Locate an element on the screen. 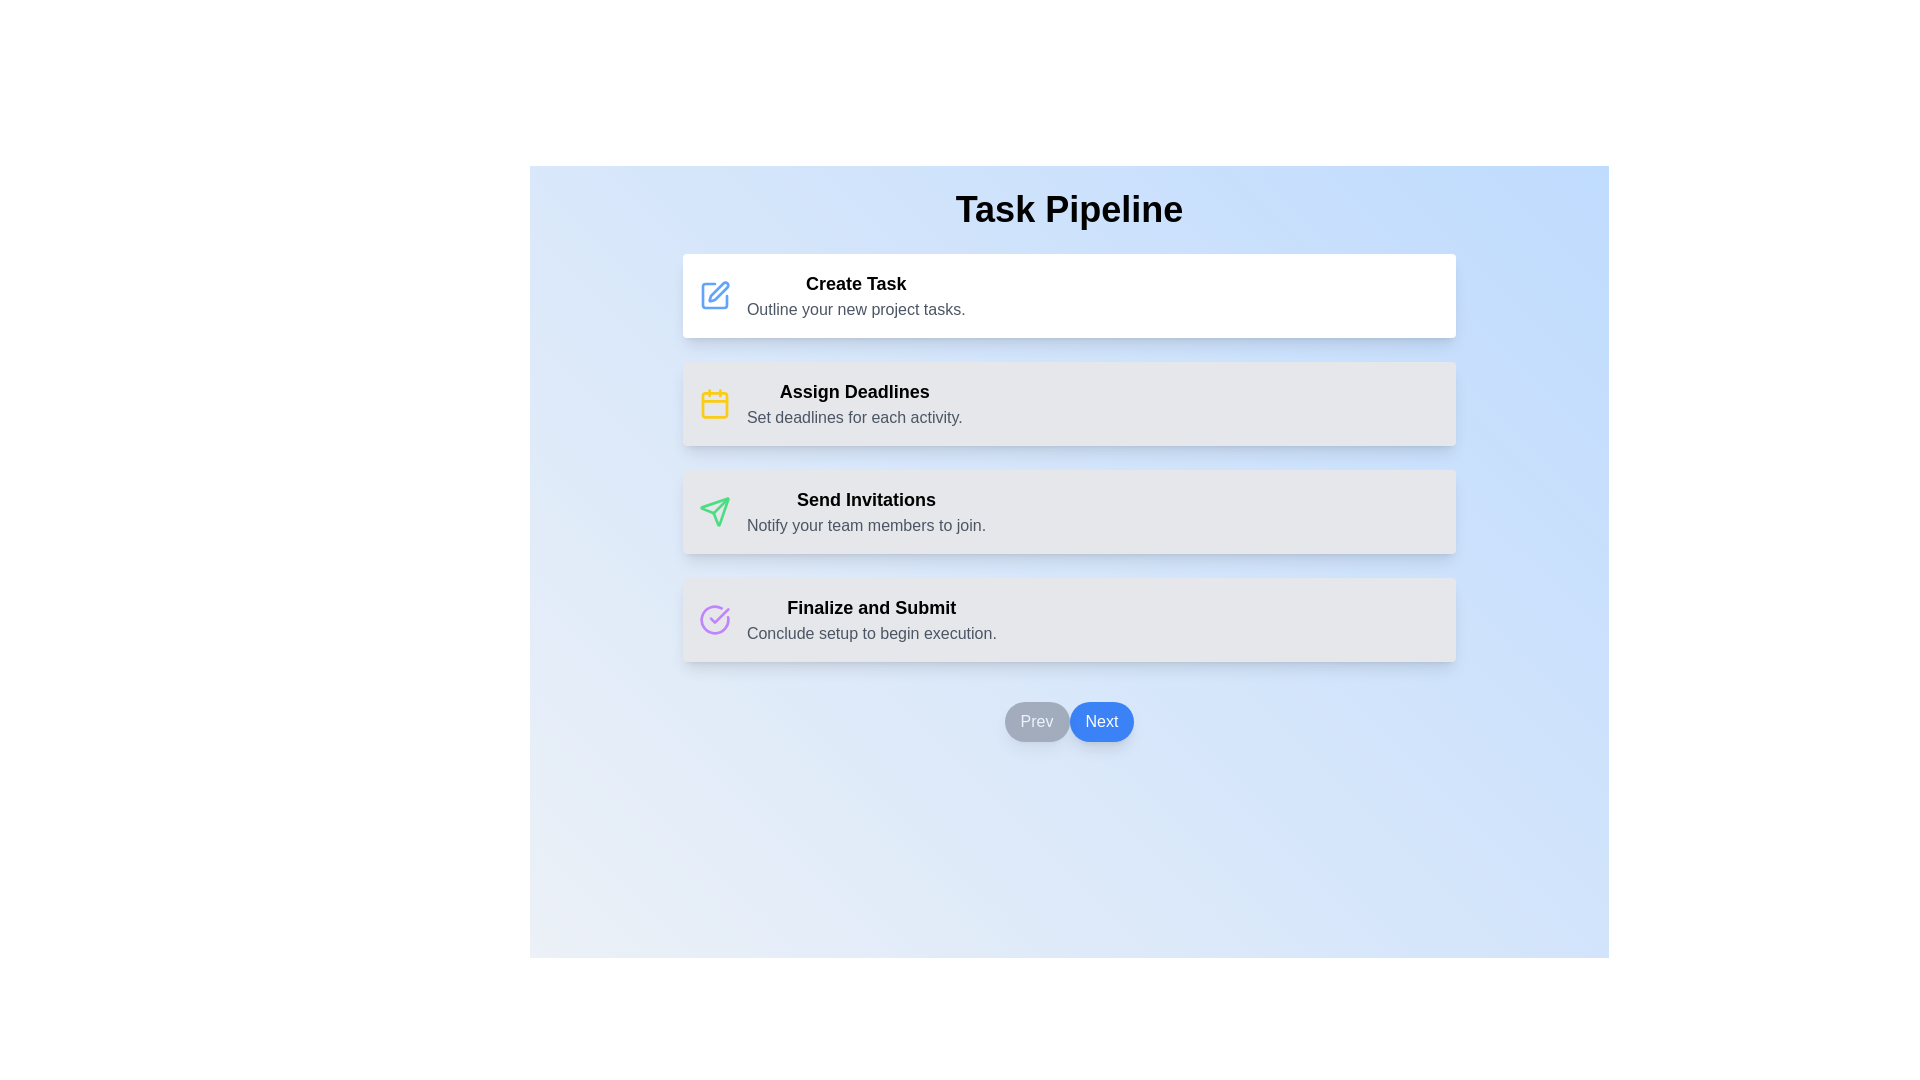 This screenshot has width=1920, height=1080. the Information Card displaying 'Create Task' which is the first card in a vertical list, featuring a blue pencil icon and a description below it is located at coordinates (1068, 296).